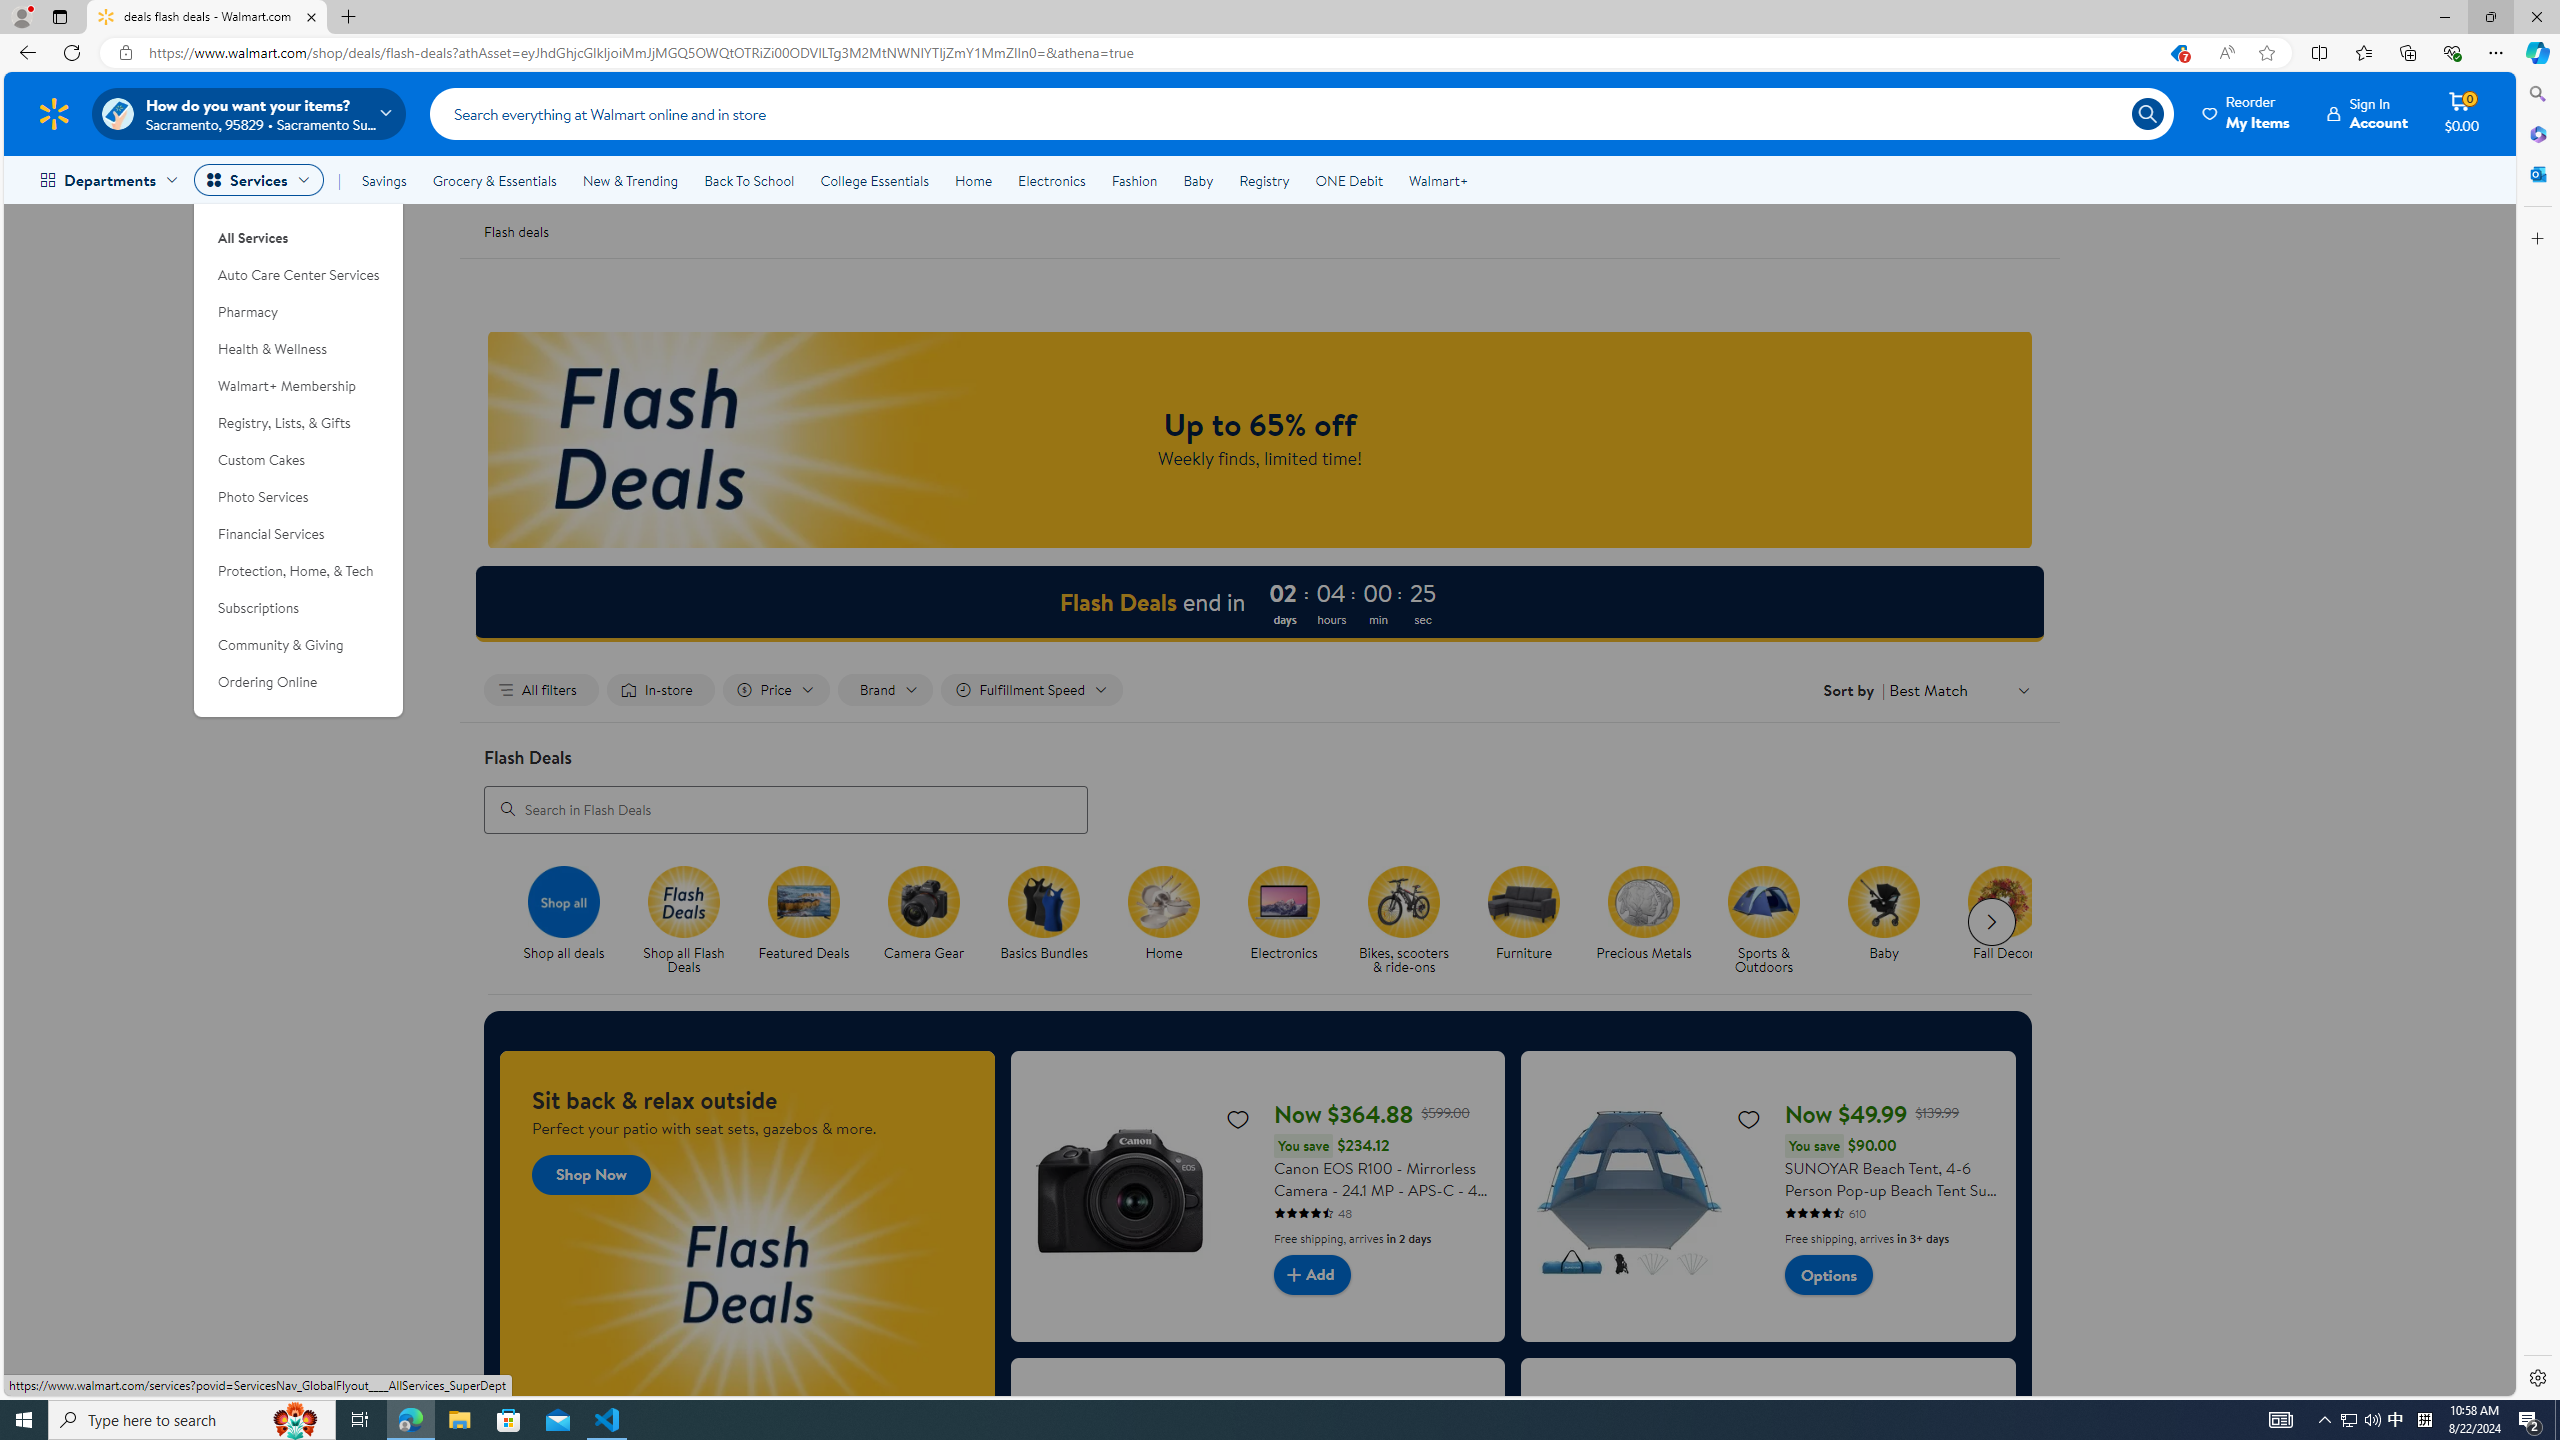  I want to click on 'Featured Deals', so click(803, 900).